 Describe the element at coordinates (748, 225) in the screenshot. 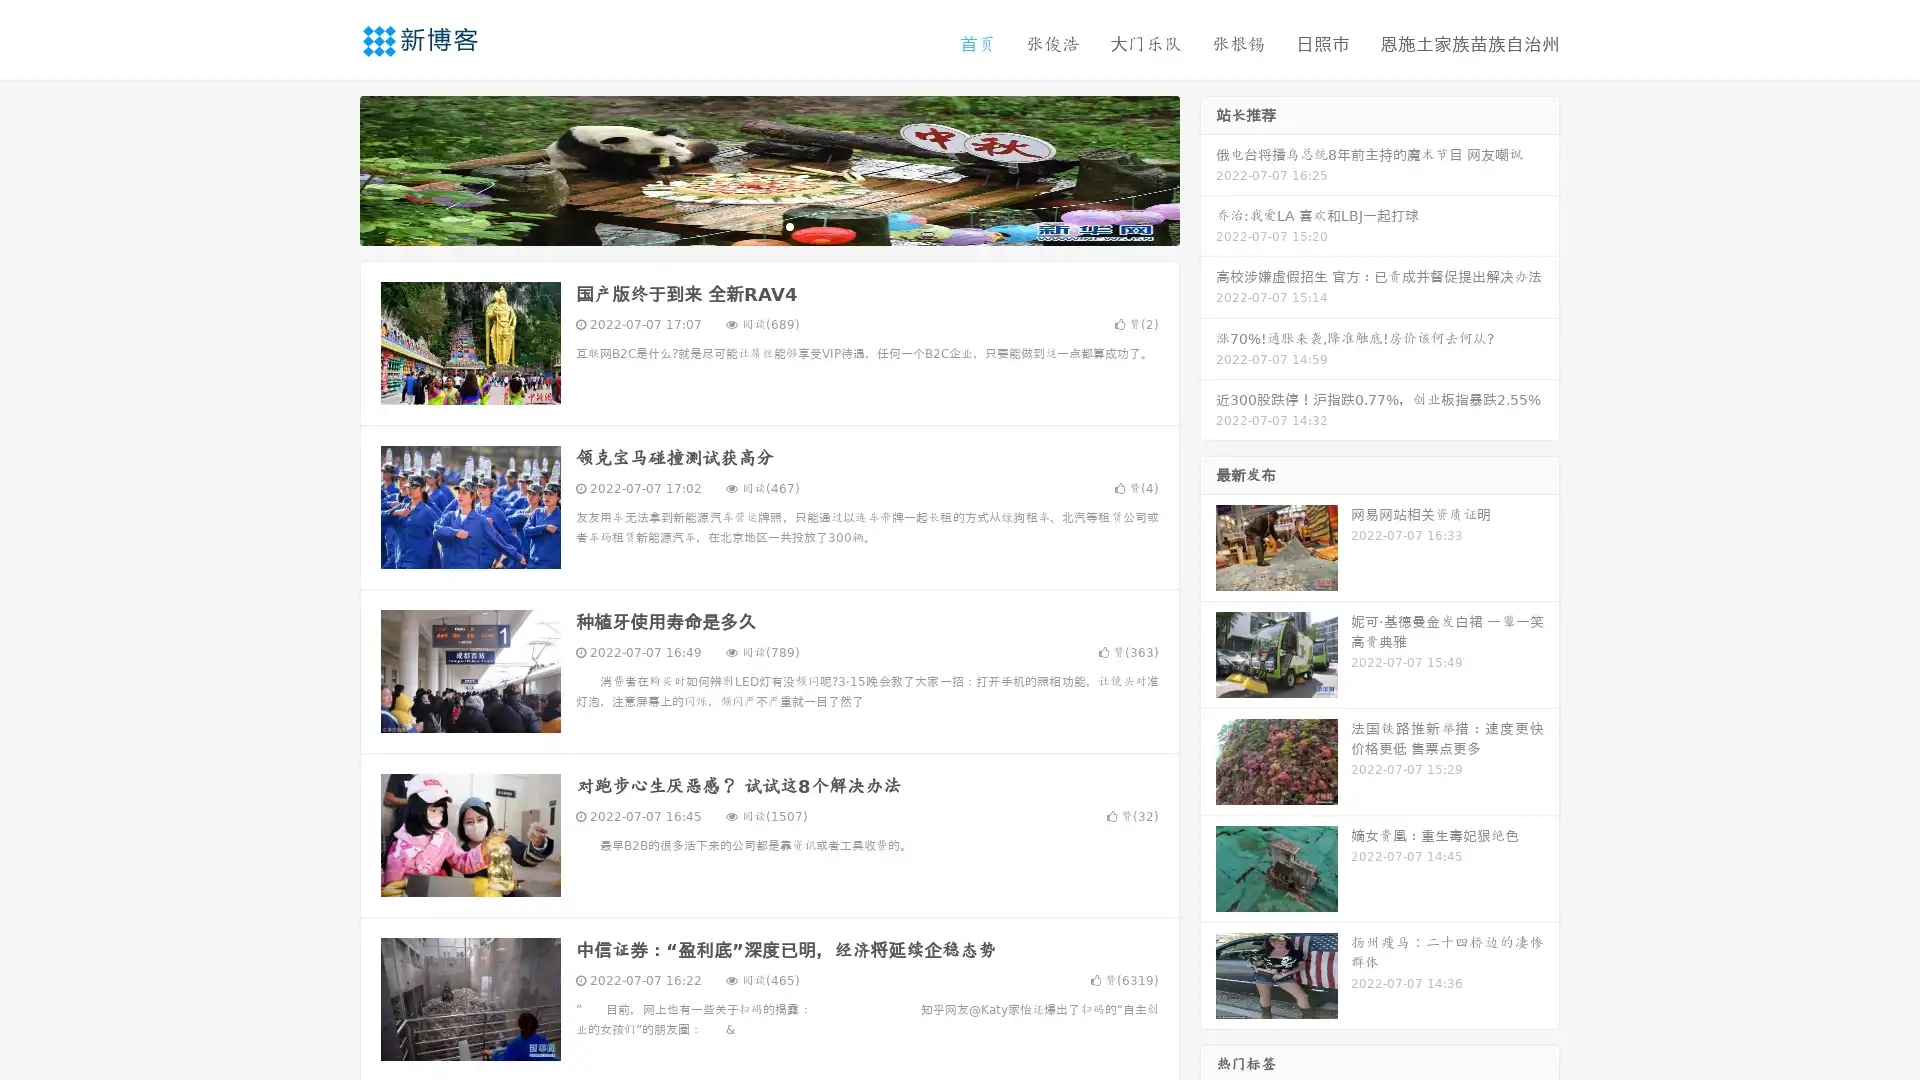

I see `Go to slide 1` at that location.